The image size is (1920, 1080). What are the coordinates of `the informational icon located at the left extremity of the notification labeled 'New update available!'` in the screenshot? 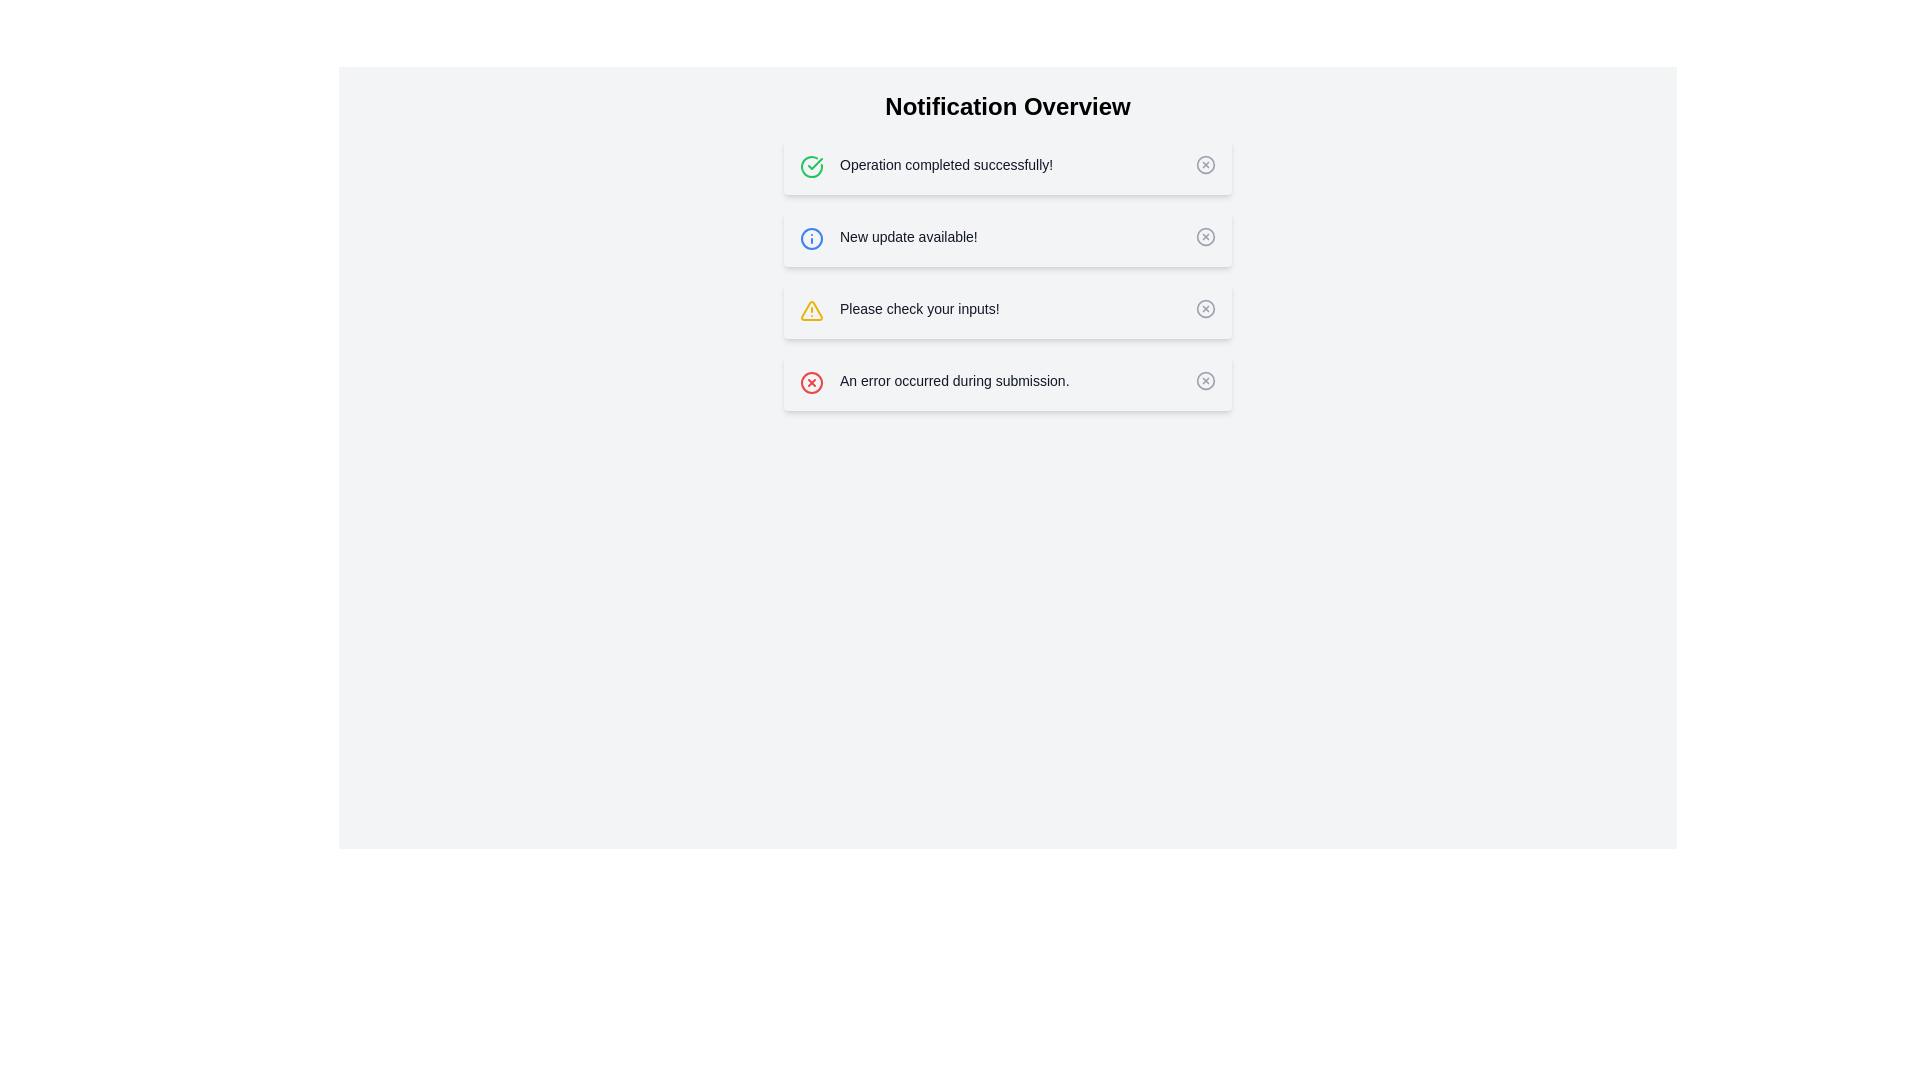 It's located at (811, 238).